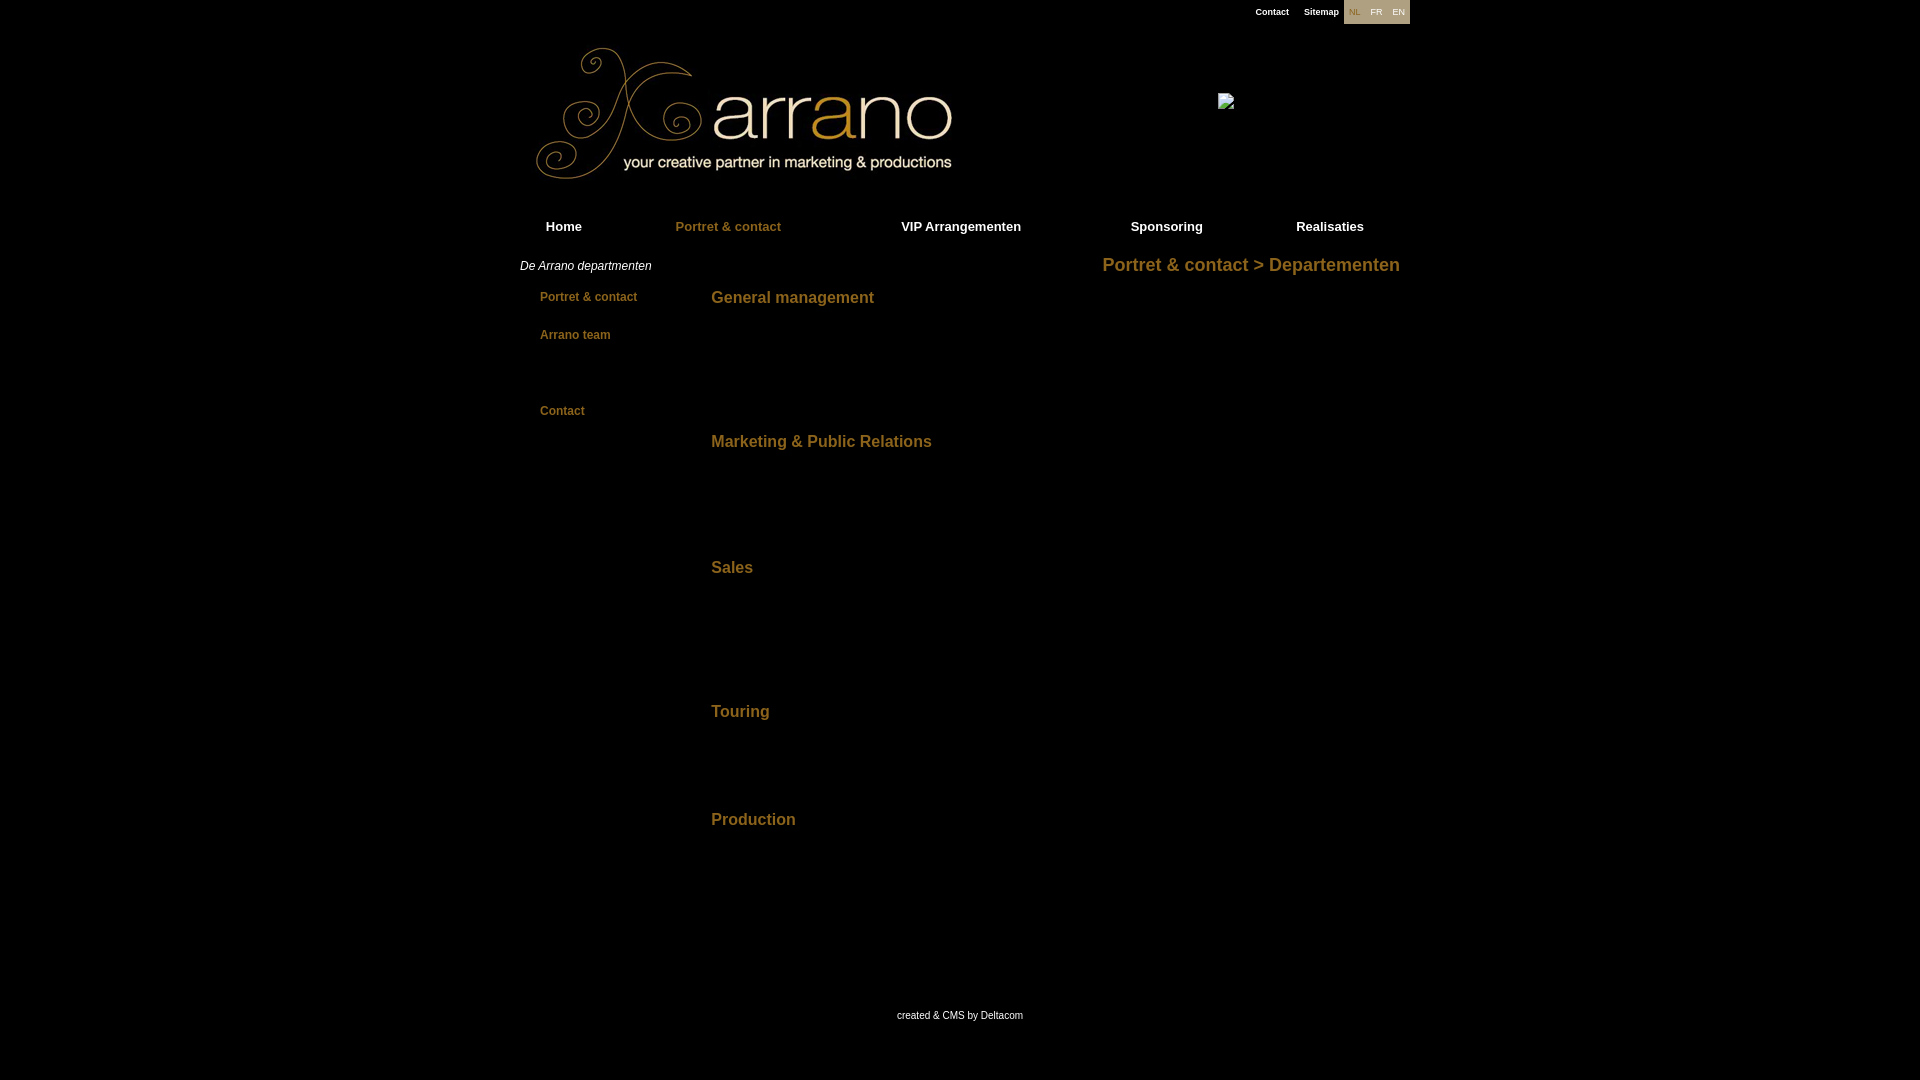 The height and width of the screenshot is (1080, 1920). I want to click on 'Sponsoring', so click(1166, 225).